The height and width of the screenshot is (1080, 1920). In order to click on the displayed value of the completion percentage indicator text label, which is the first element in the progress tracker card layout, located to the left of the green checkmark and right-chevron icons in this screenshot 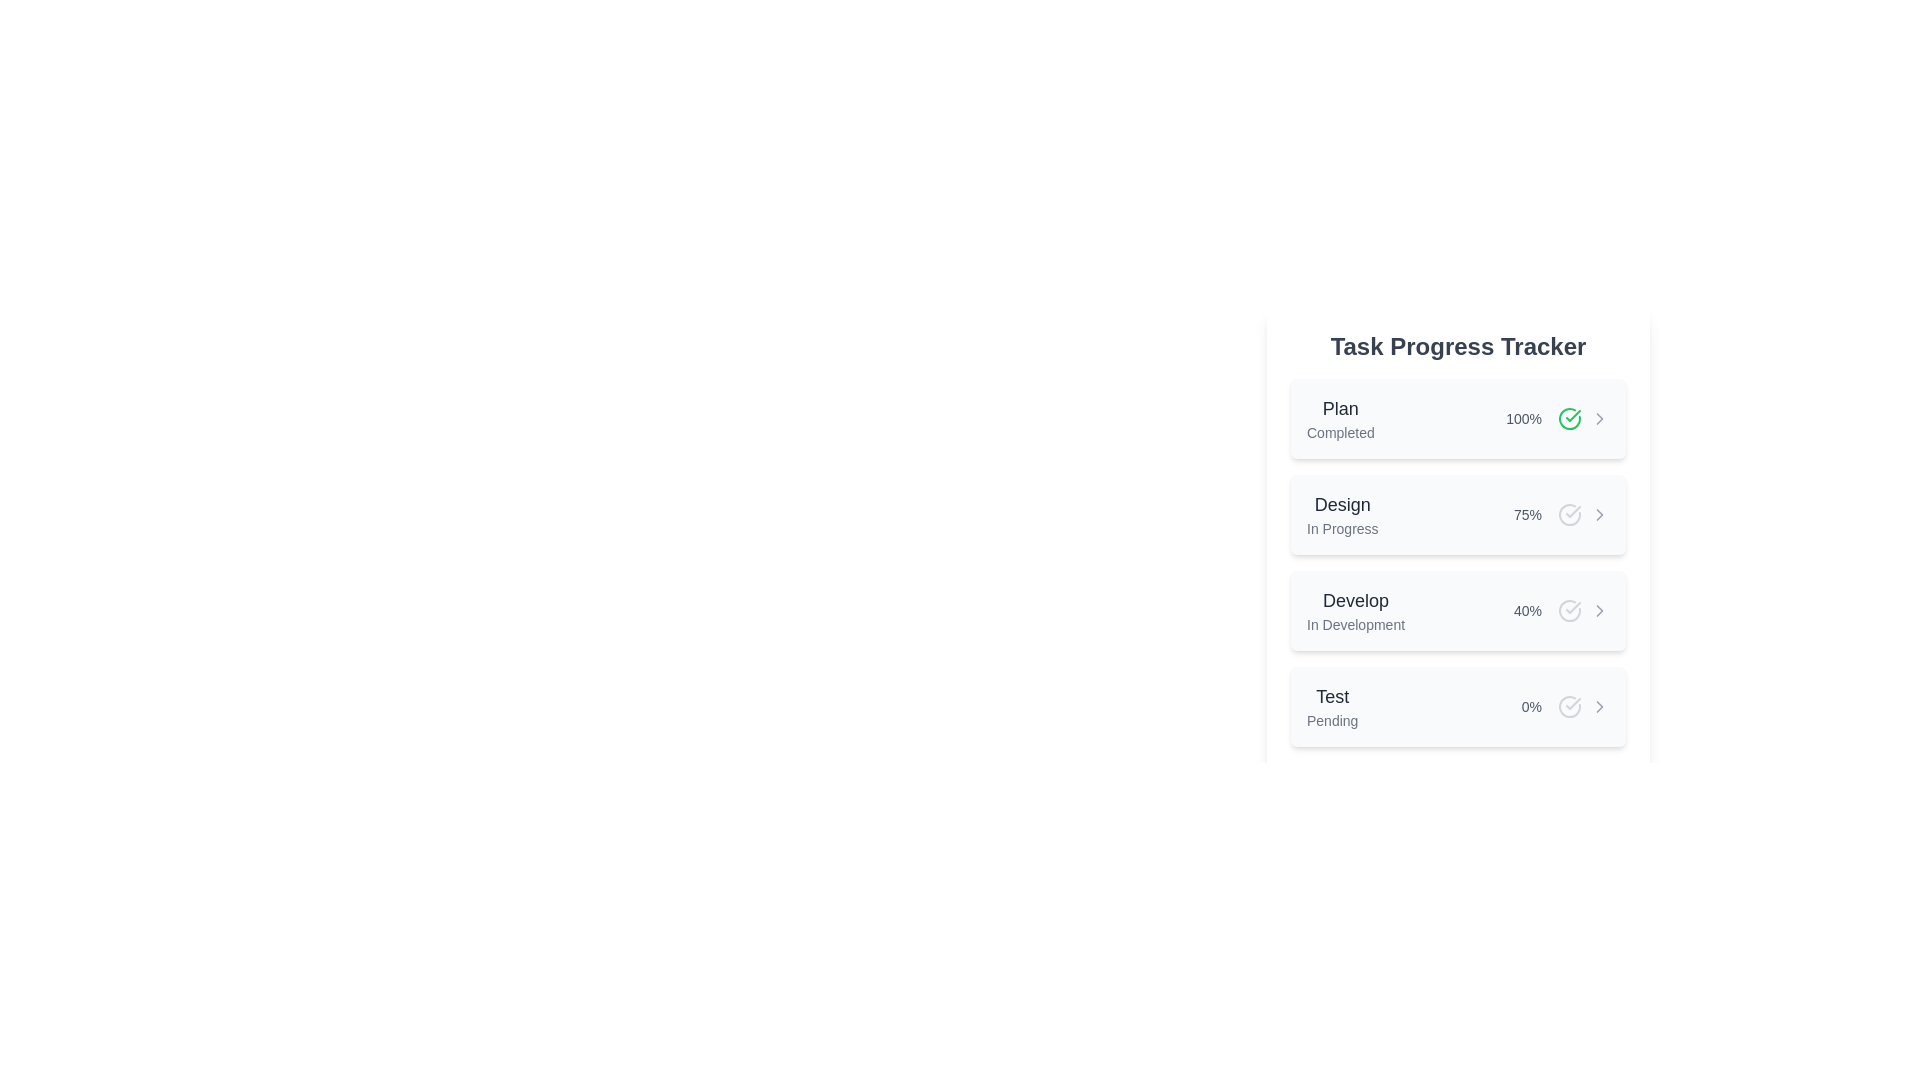, I will do `click(1523, 418)`.